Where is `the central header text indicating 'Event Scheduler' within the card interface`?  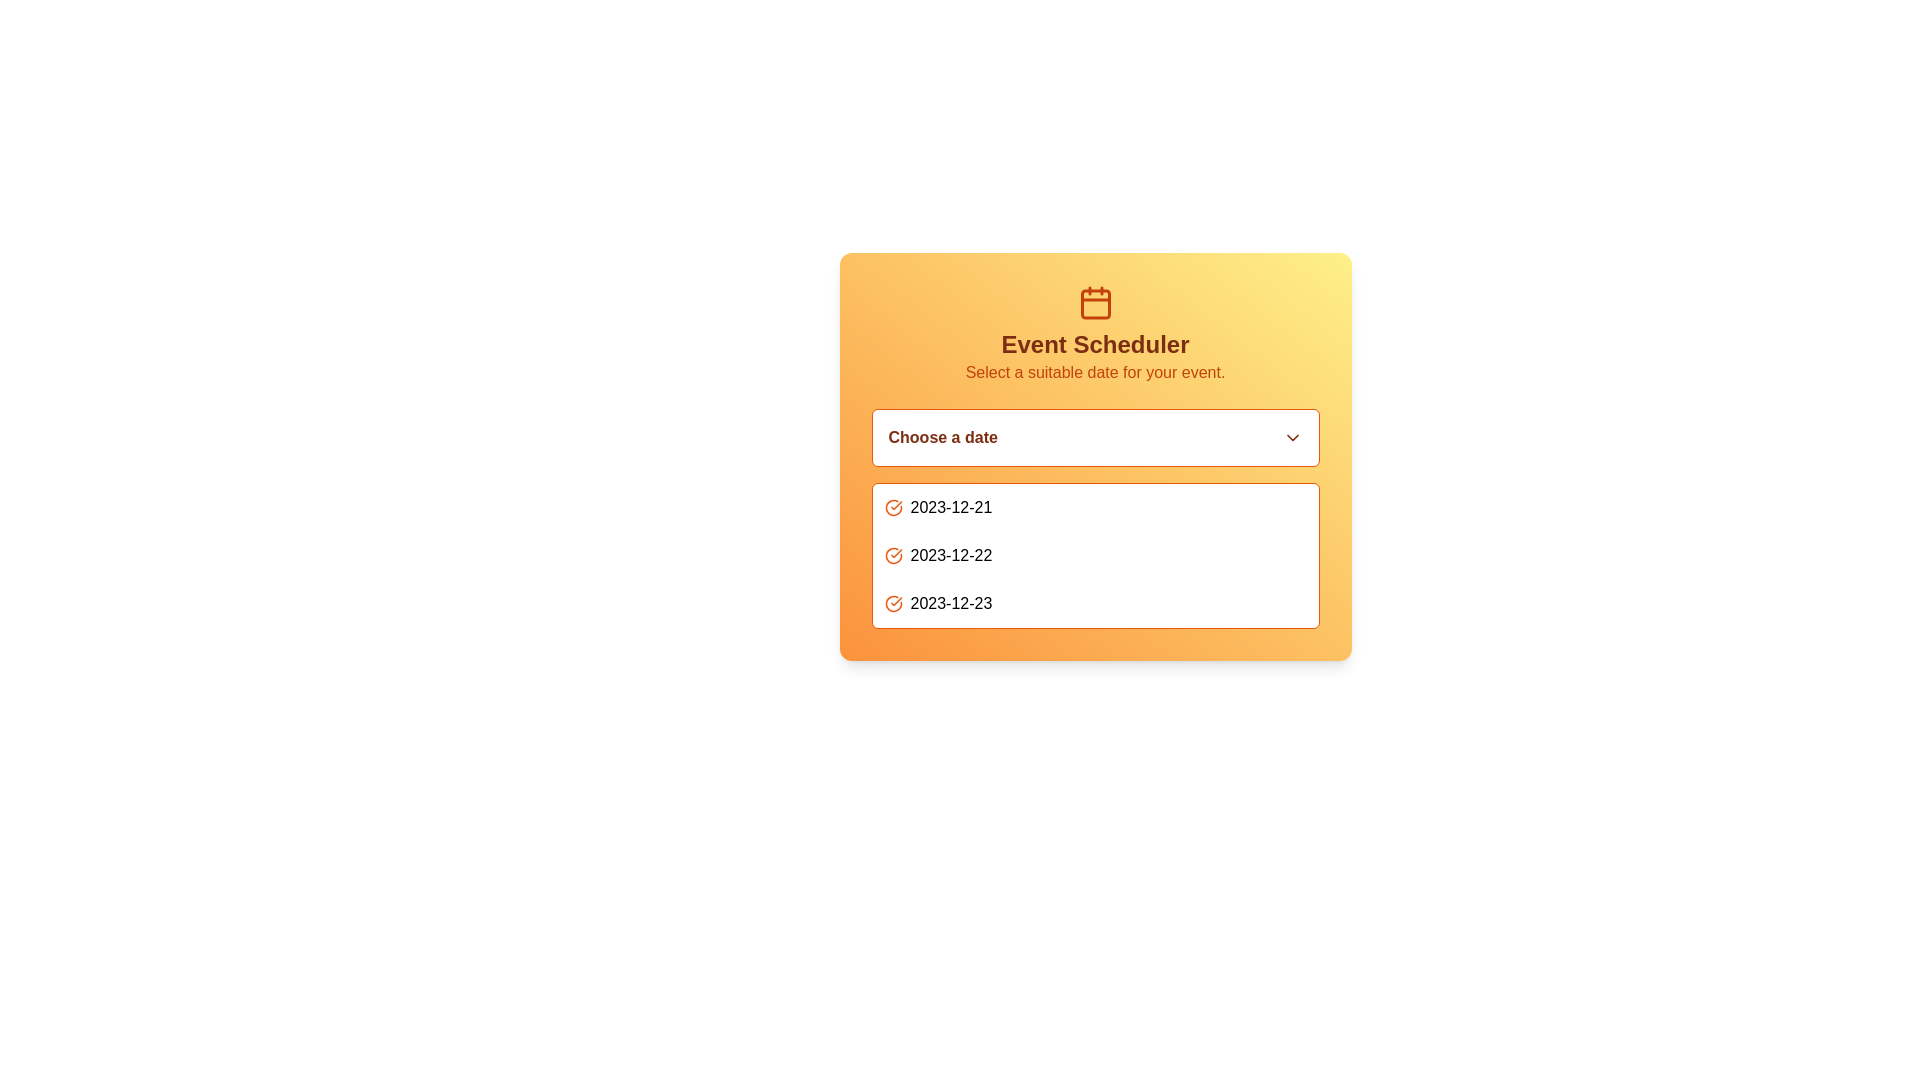 the central header text indicating 'Event Scheduler' within the card interface is located at coordinates (1094, 343).